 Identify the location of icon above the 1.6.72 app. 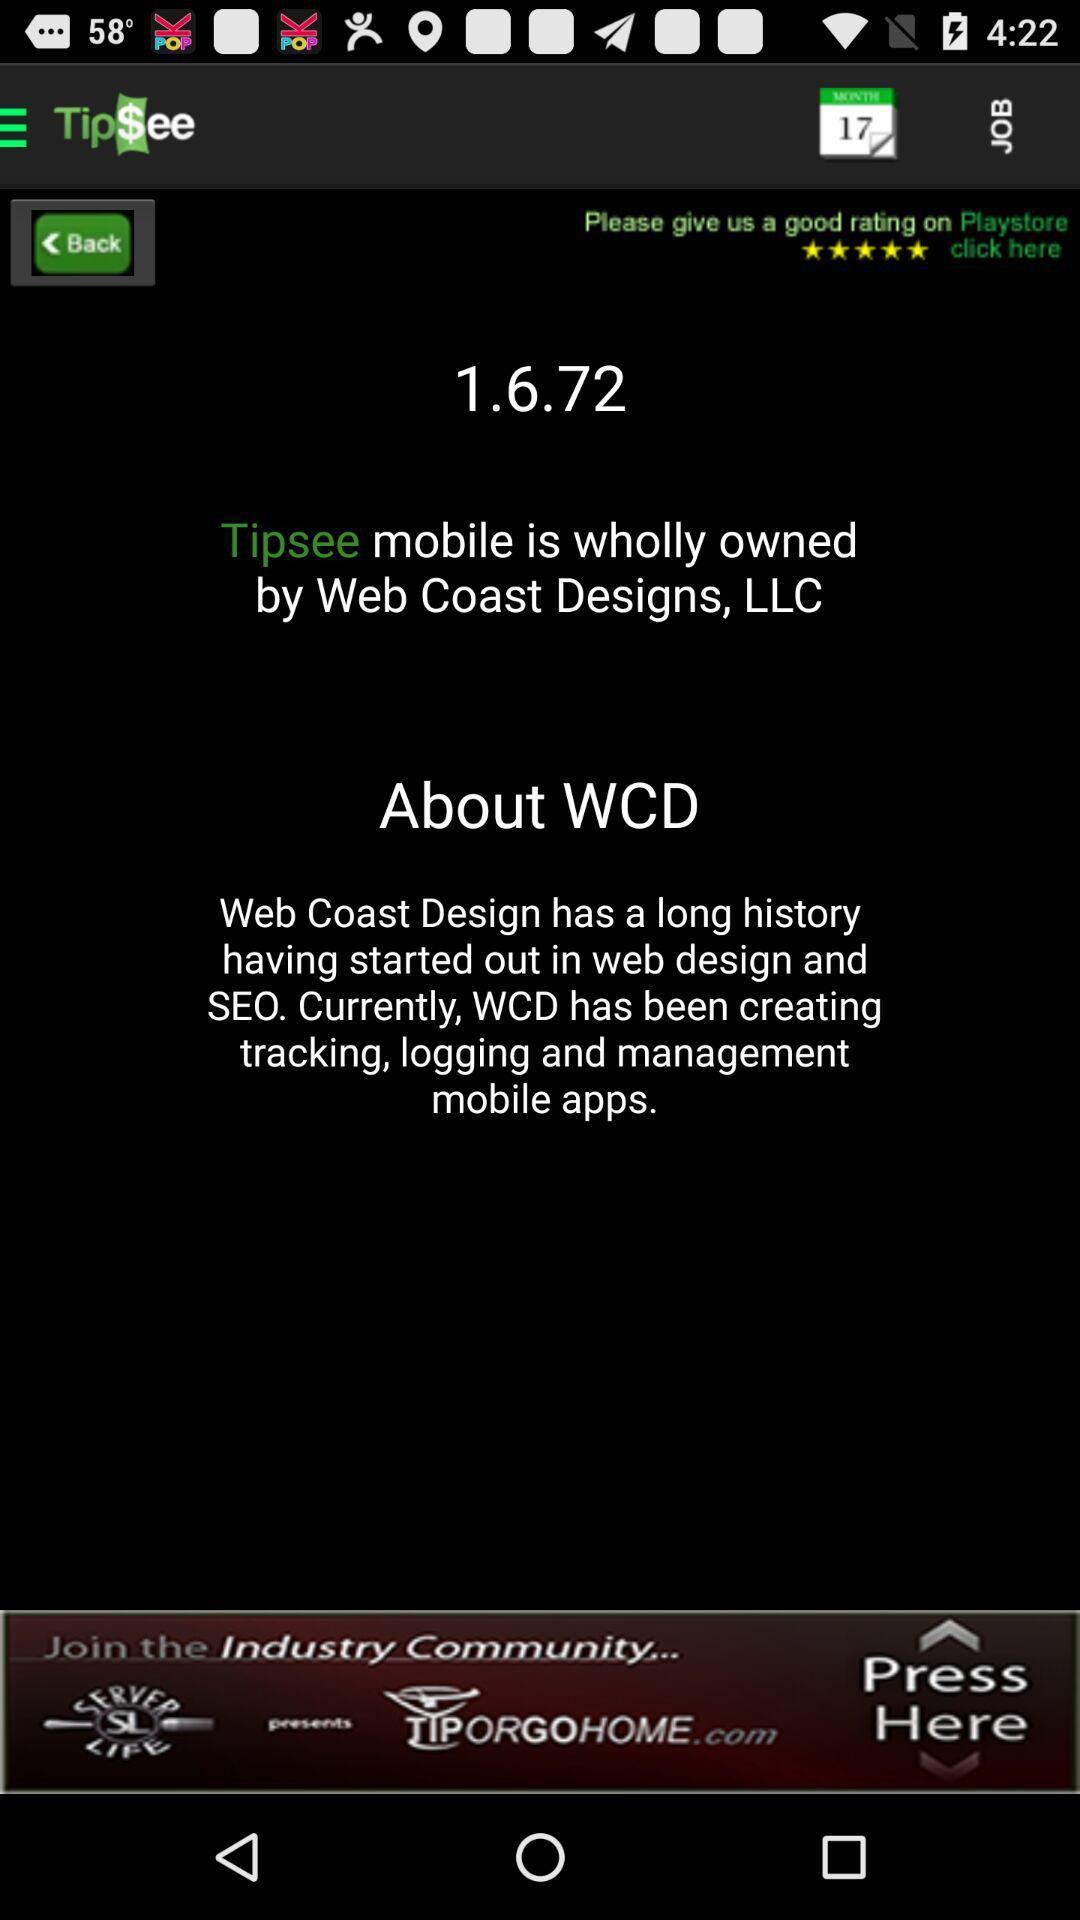
(813, 236).